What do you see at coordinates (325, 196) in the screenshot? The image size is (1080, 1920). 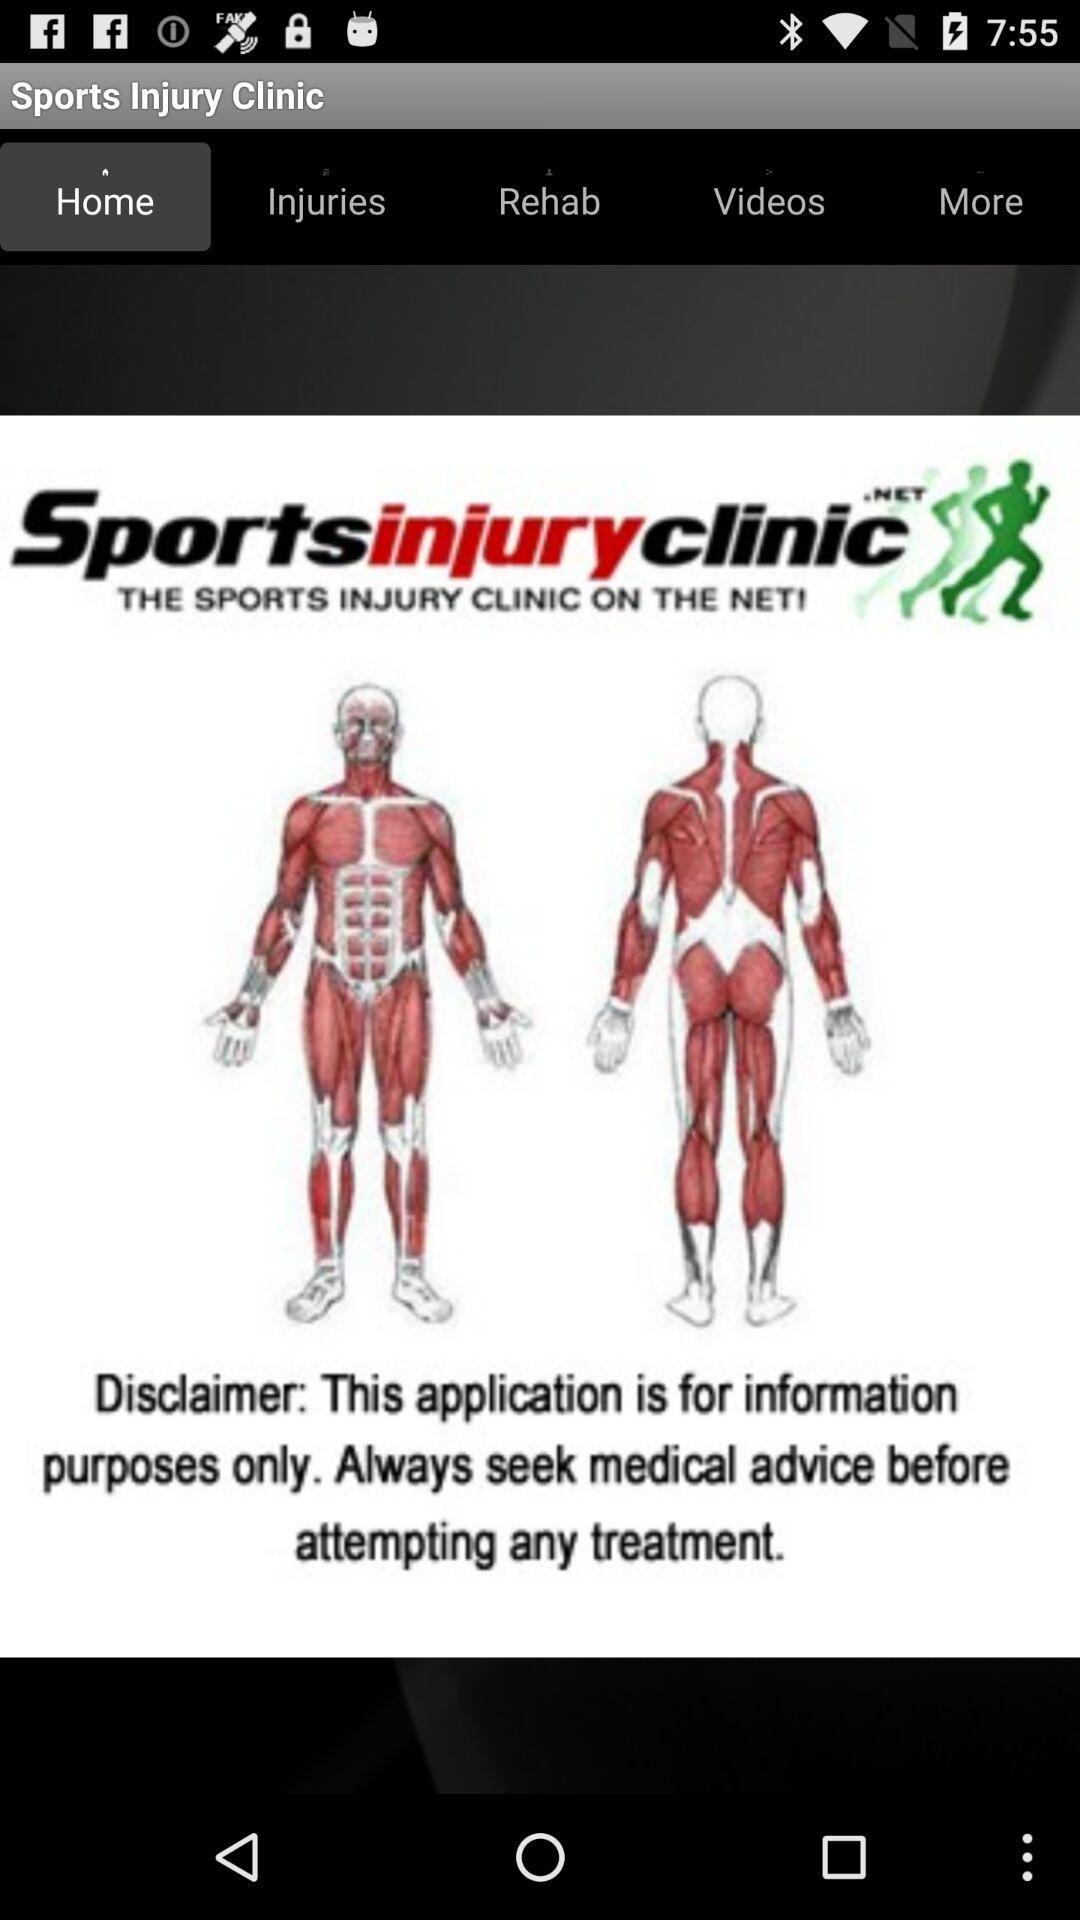 I see `item to the left of rehab` at bounding box center [325, 196].